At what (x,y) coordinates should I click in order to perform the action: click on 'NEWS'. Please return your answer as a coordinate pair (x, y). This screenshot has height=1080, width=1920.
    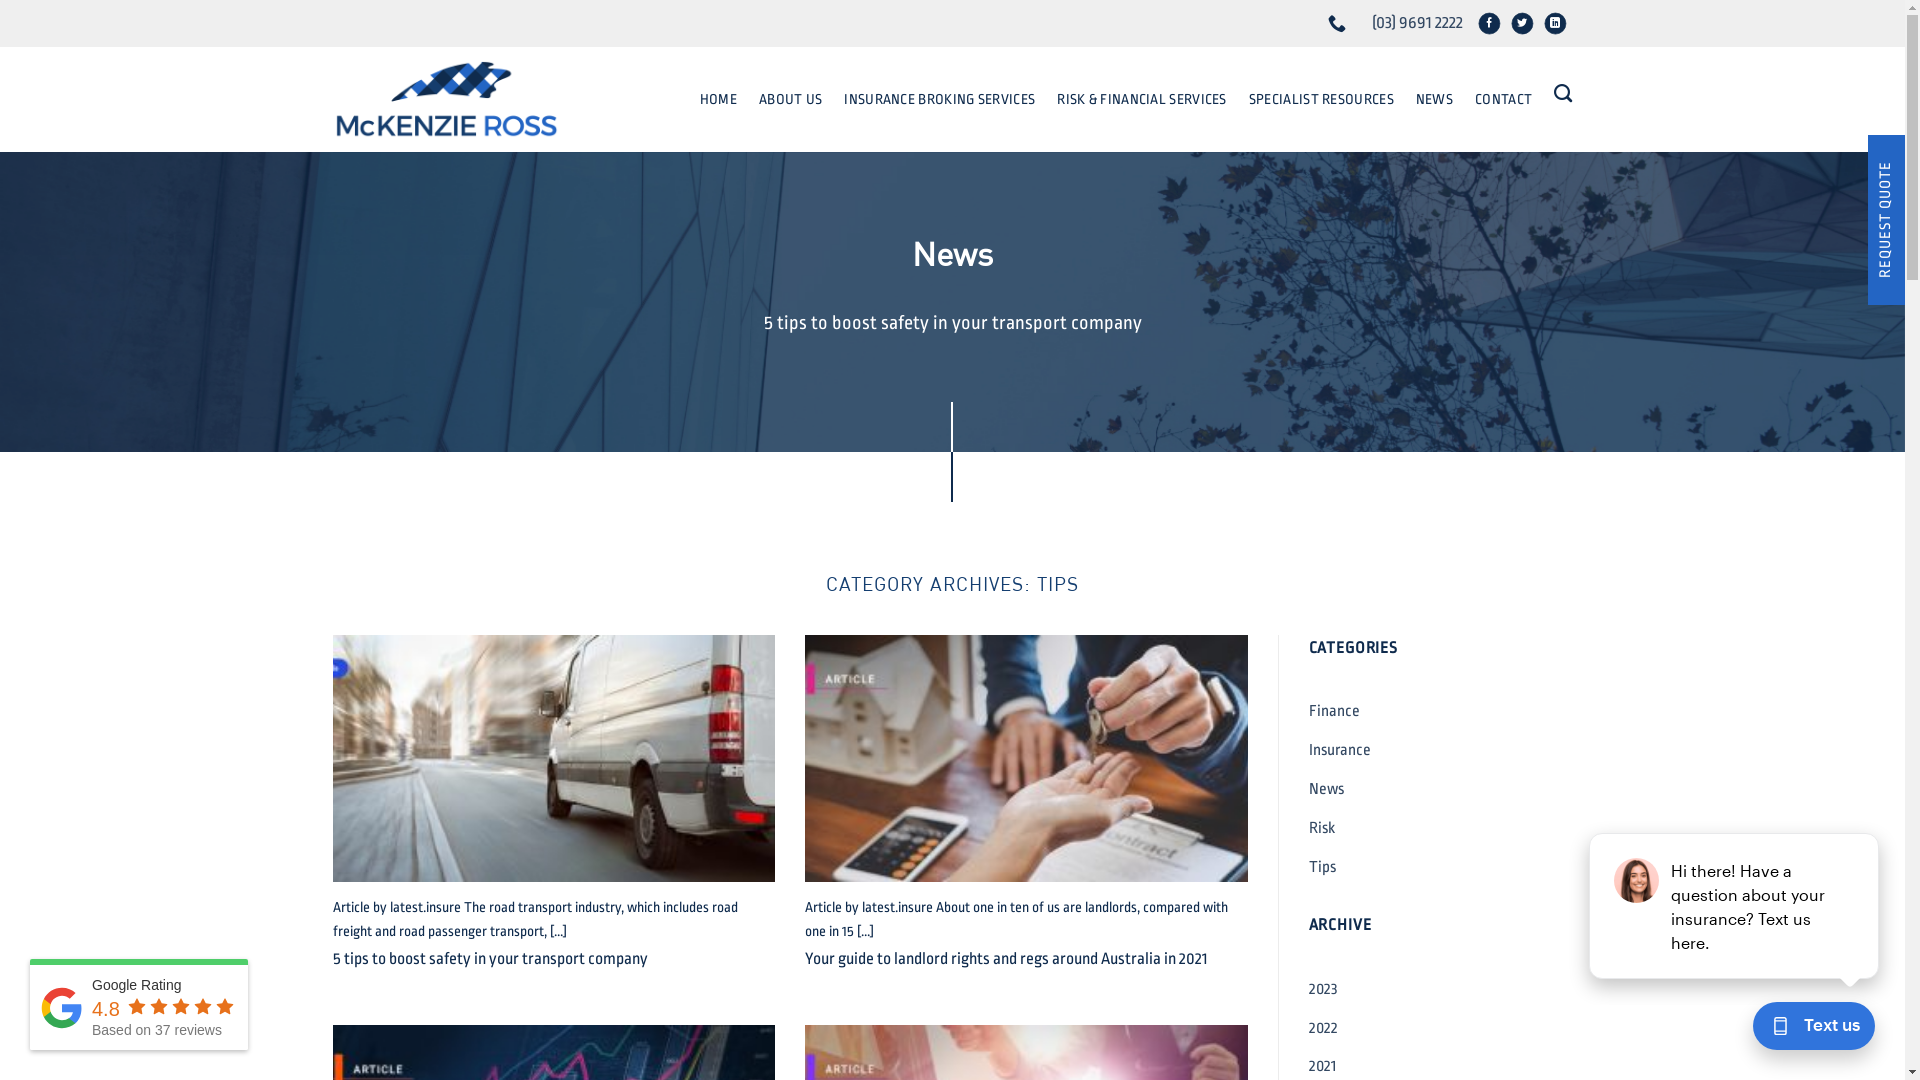
    Looking at the image, I should click on (1433, 99).